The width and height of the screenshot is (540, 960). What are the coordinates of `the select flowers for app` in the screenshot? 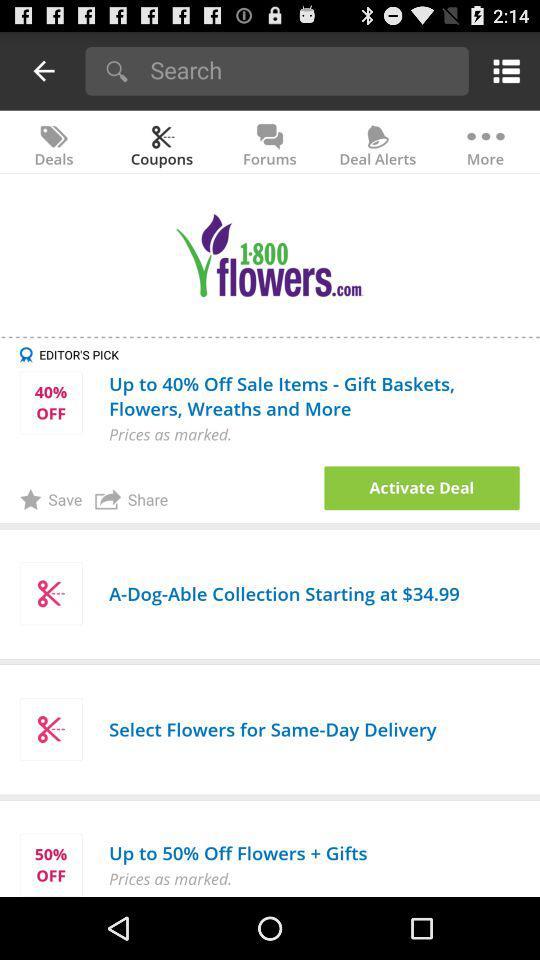 It's located at (271, 728).